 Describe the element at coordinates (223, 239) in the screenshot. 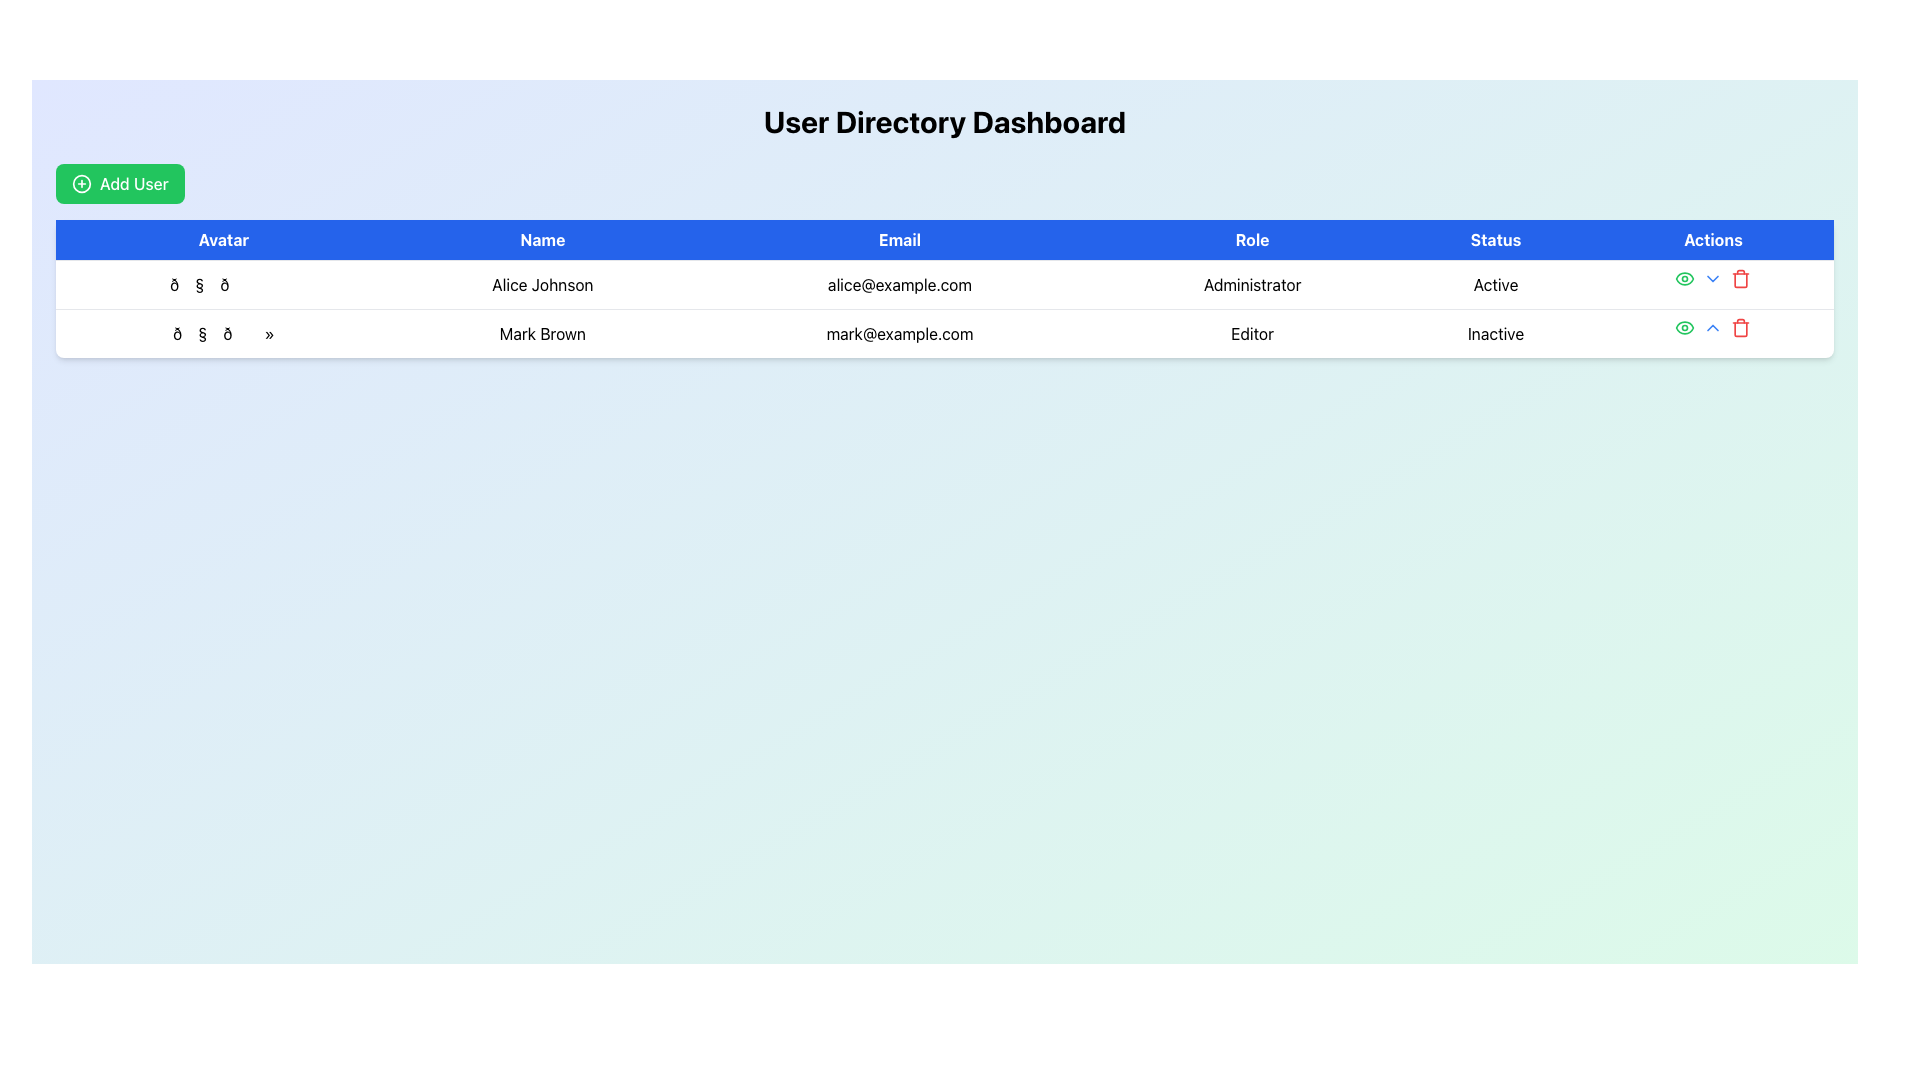

I see `the 'Avatar' header section, which is a rectangular area with a blue background and white text, located at the far-left side of the header row in the table` at that location.